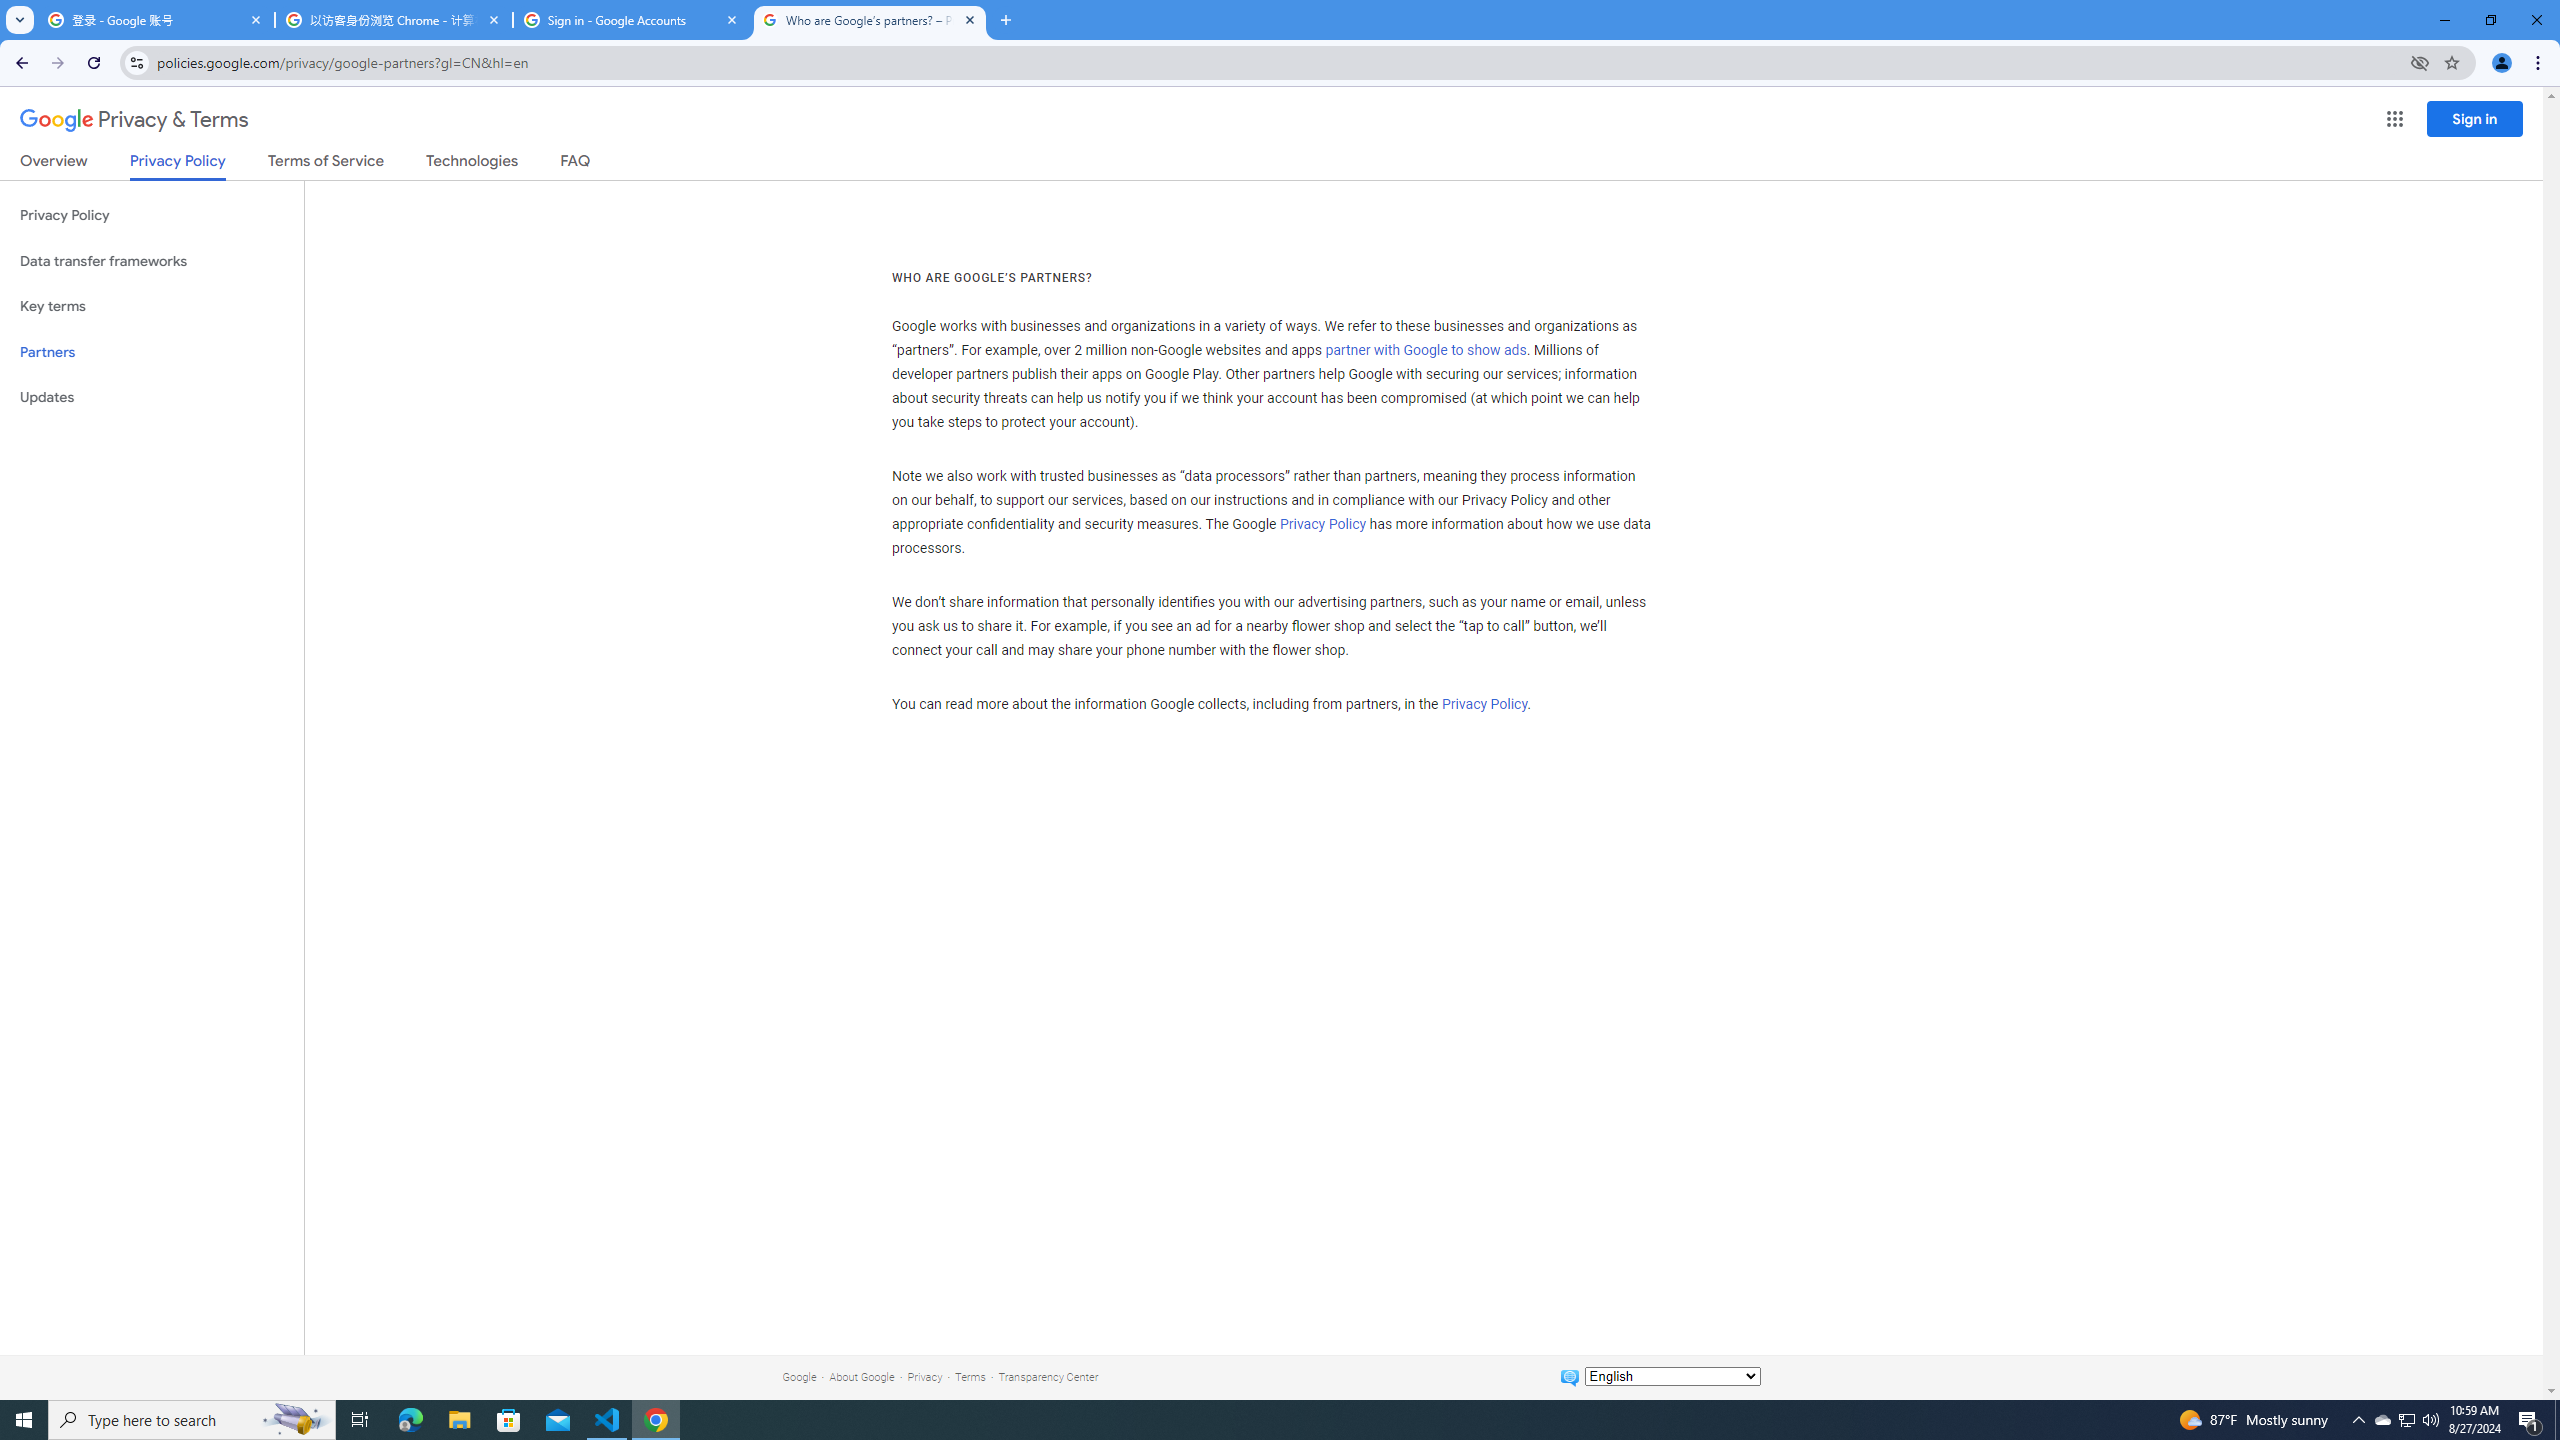 Image resolution: width=2560 pixels, height=1440 pixels. I want to click on 'Transparency Center', so click(1047, 1376).